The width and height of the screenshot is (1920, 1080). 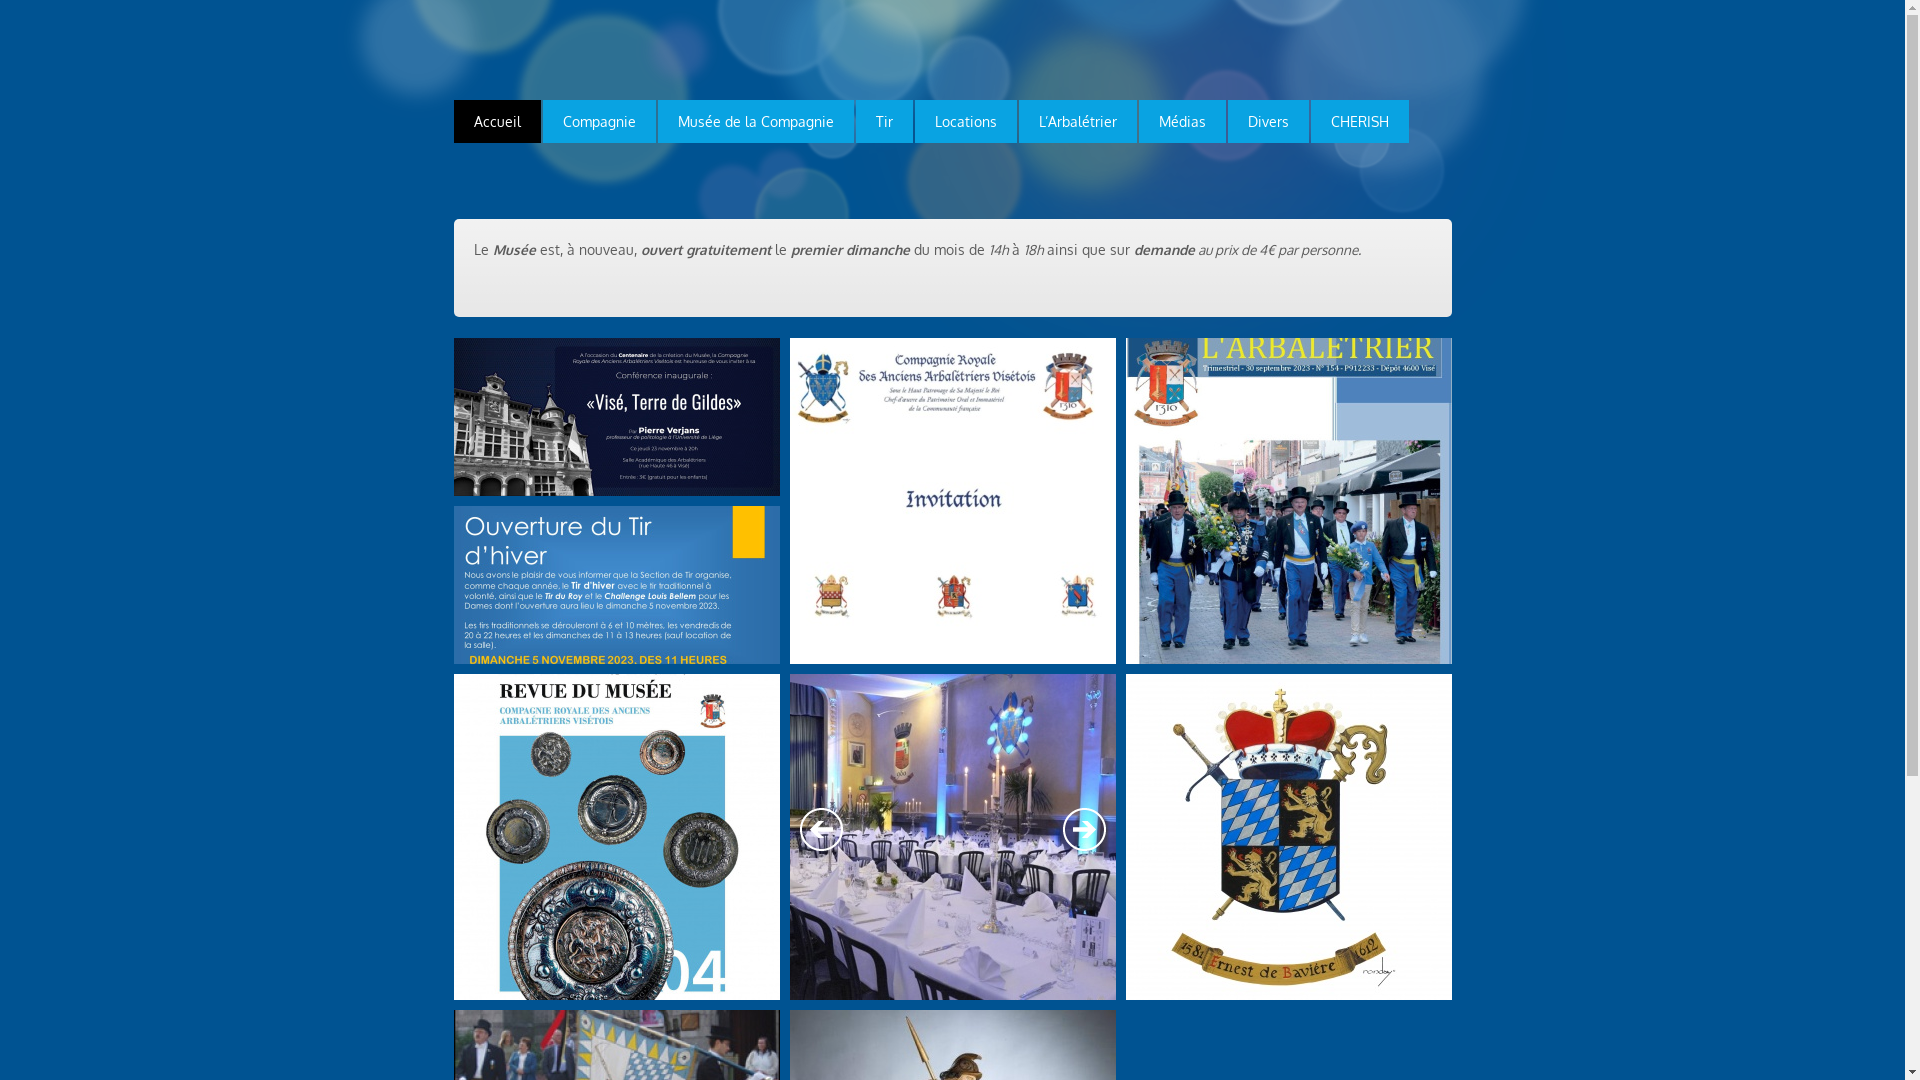 What do you see at coordinates (597, 121) in the screenshot?
I see `'Compagnie'` at bounding box center [597, 121].